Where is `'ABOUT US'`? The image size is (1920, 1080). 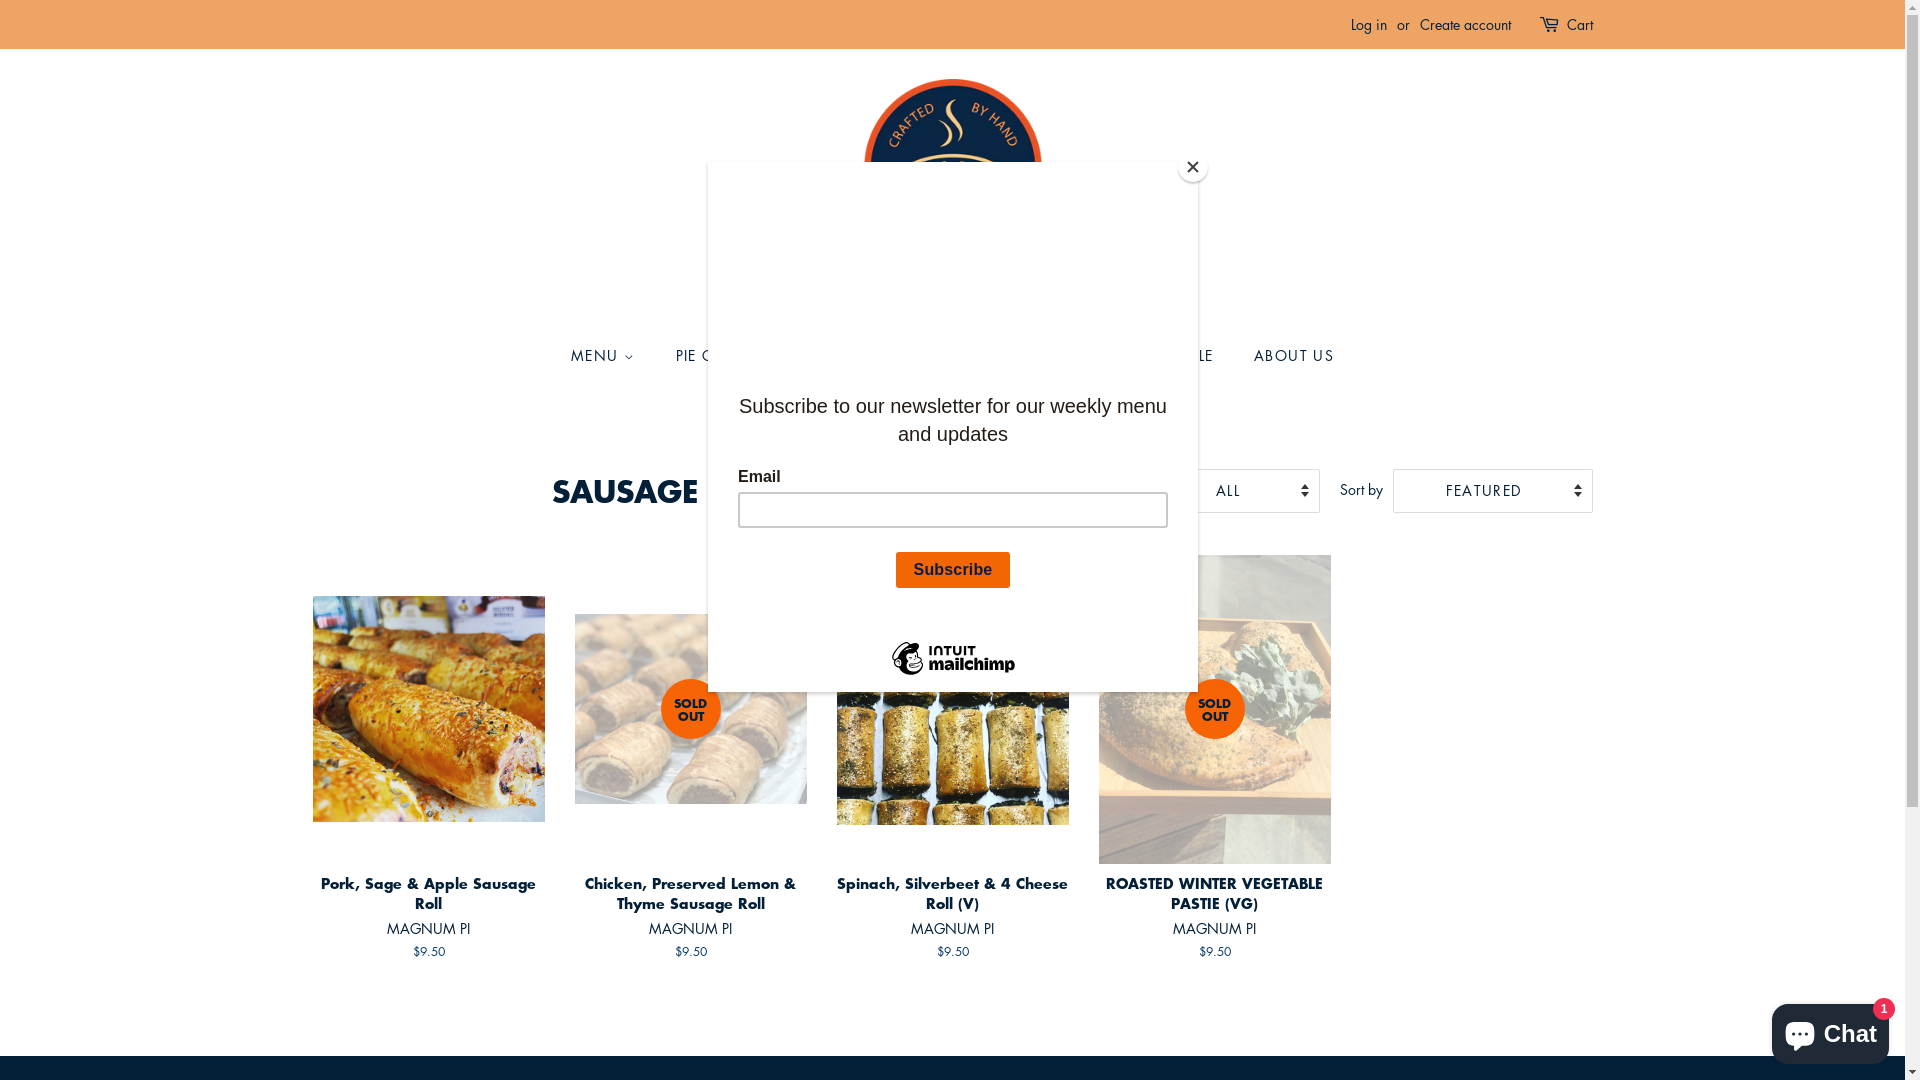 'ABOUT US' is located at coordinates (1286, 354).